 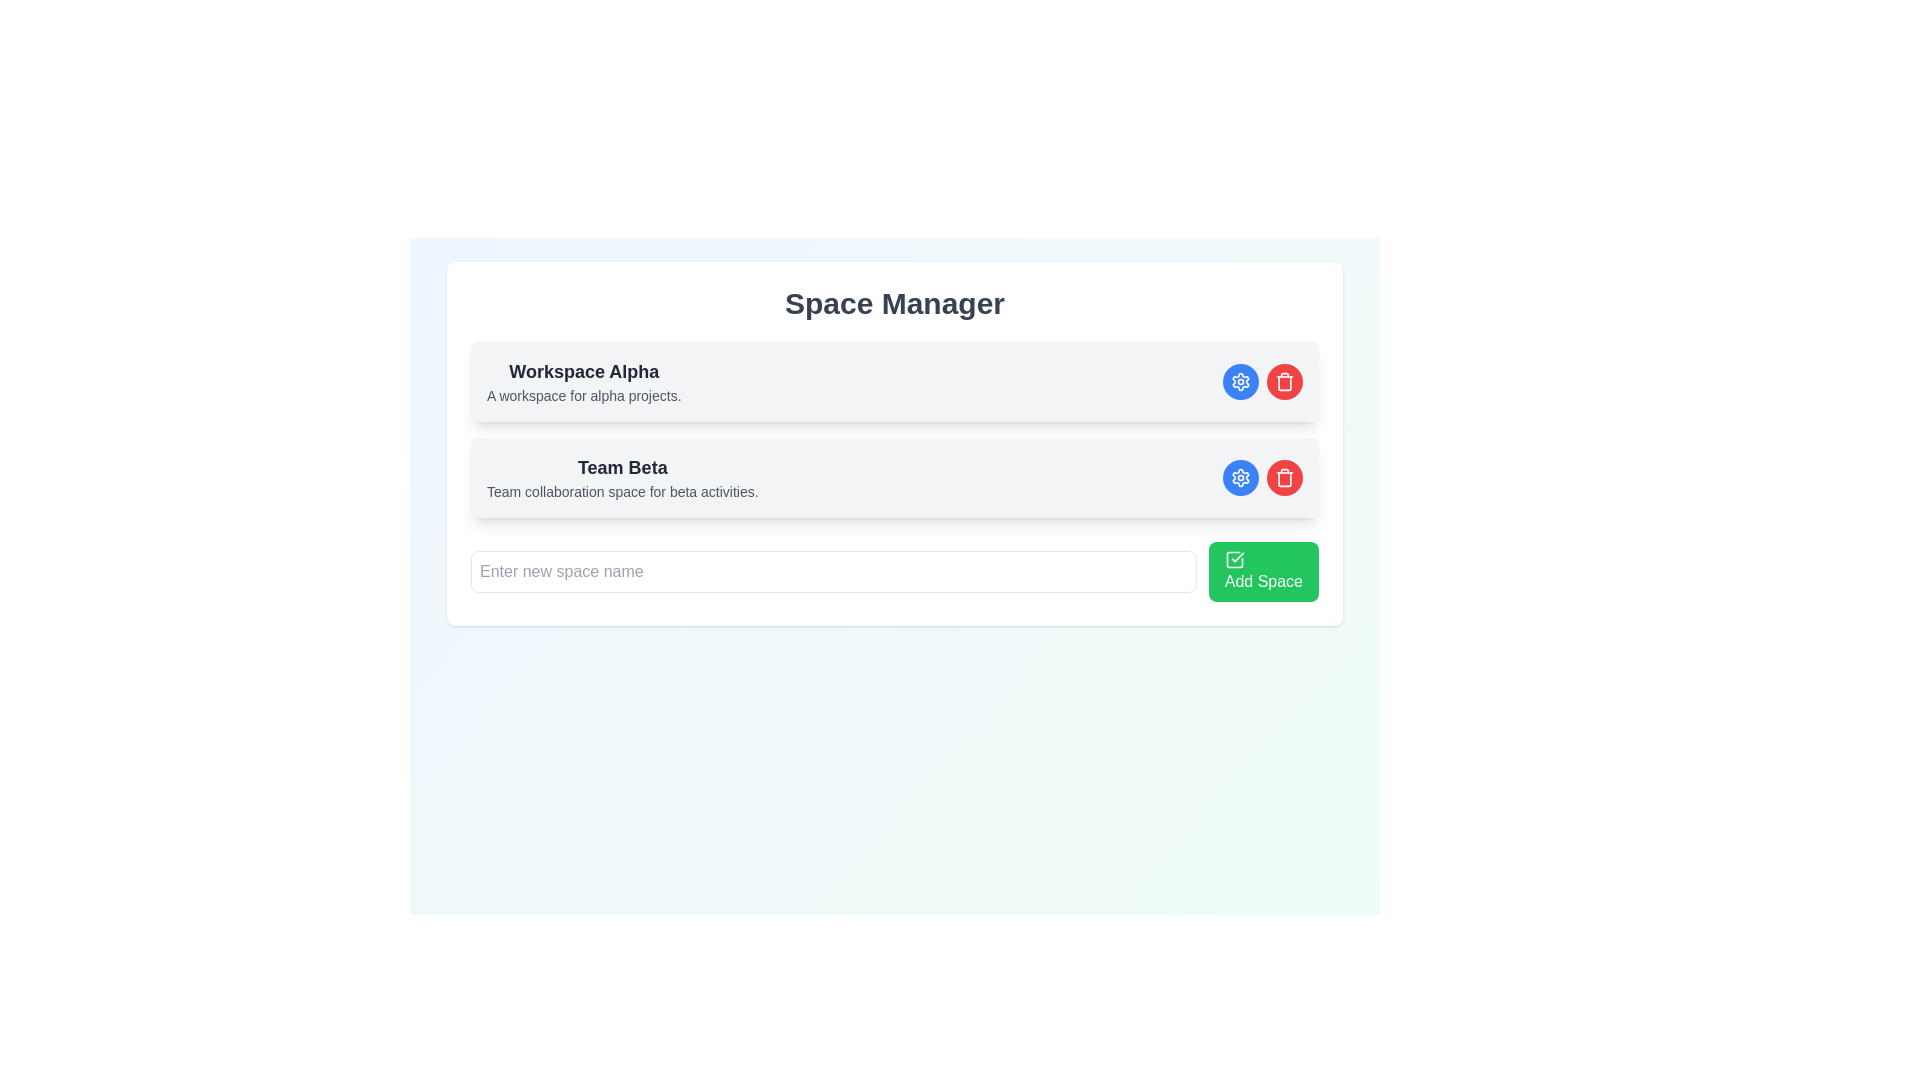 What do you see at coordinates (1240, 381) in the screenshot?
I see `the settings icon, which is a small gear-shaped icon in a blue circle with a white stroke, located on the right side of the 'Workspace Alpha' label row` at bounding box center [1240, 381].